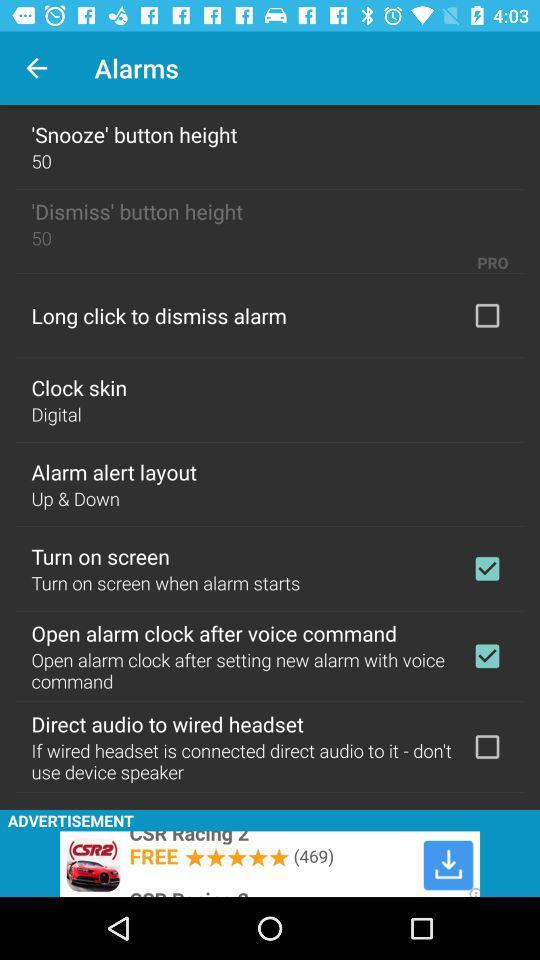  What do you see at coordinates (486, 568) in the screenshot?
I see `tick` at bounding box center [486, 568].